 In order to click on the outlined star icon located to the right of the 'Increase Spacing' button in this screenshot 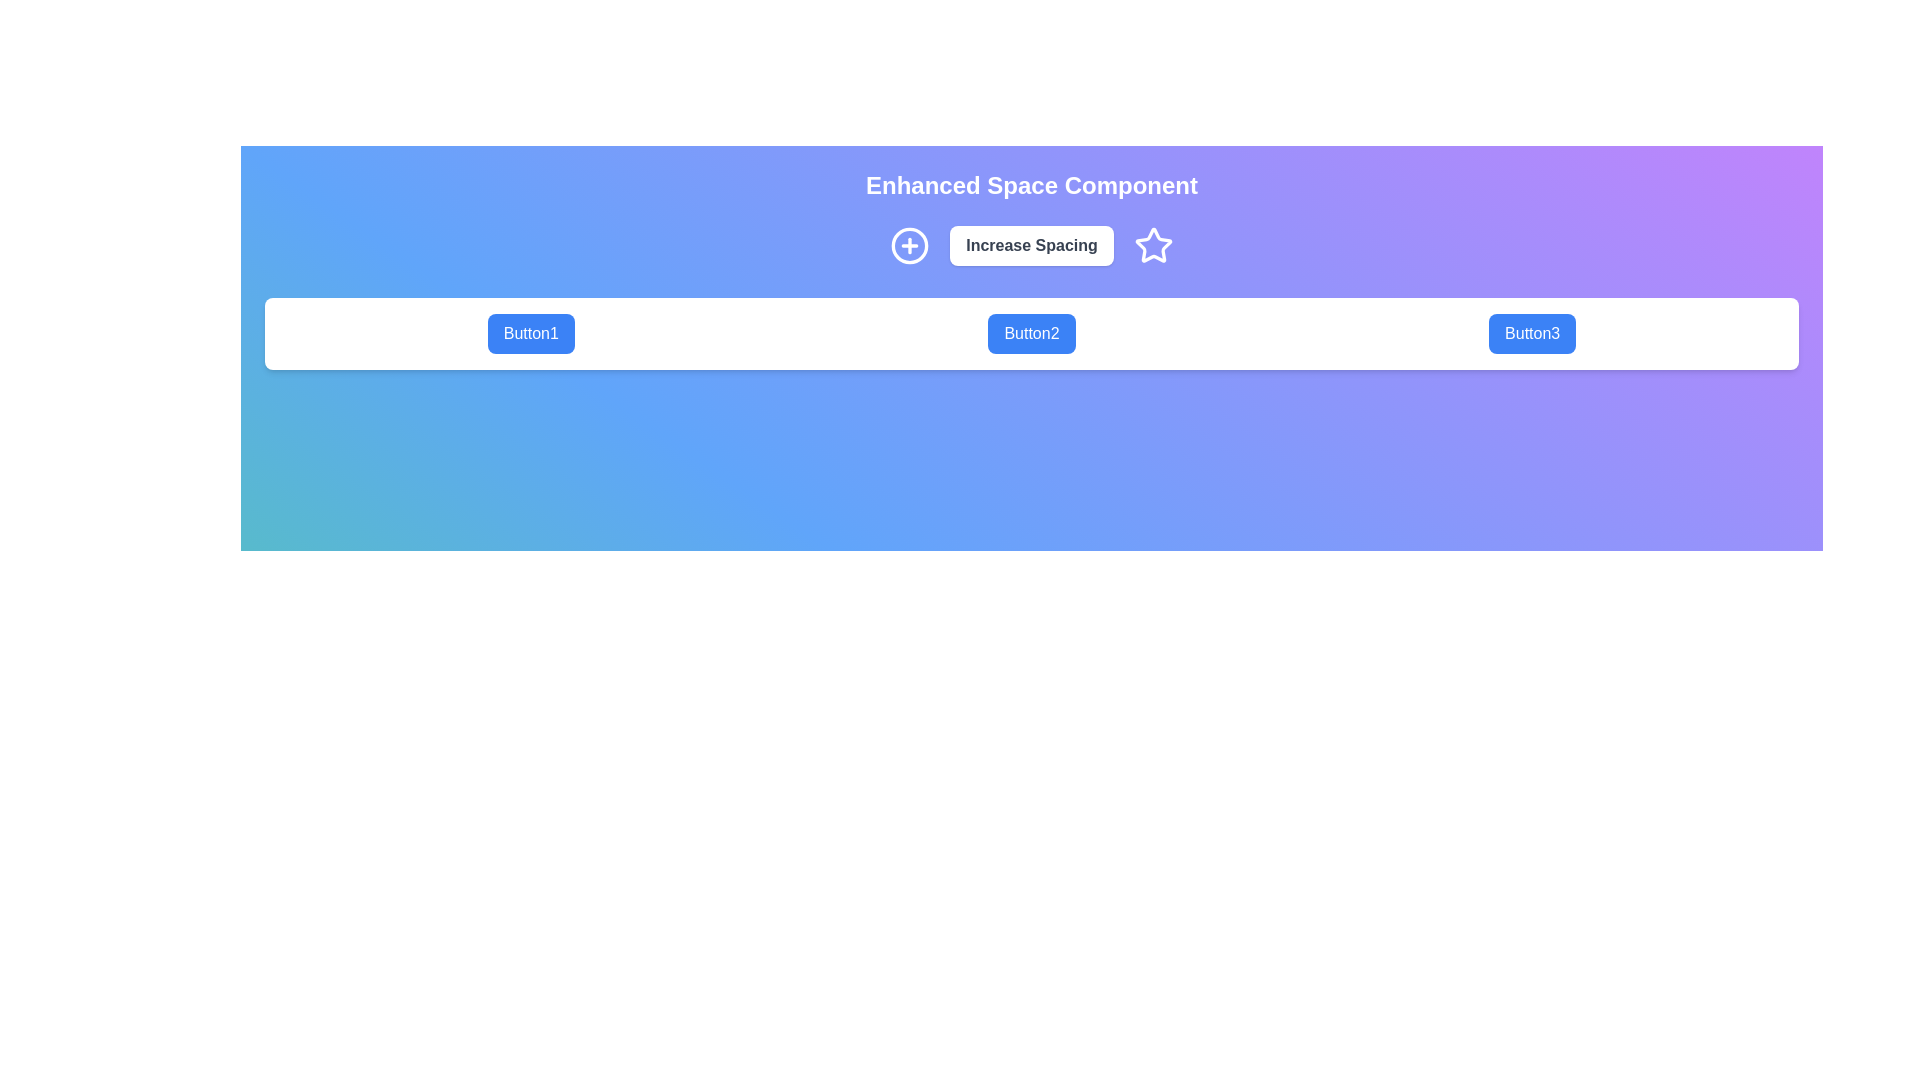, I will do `click(1153, 245)`.